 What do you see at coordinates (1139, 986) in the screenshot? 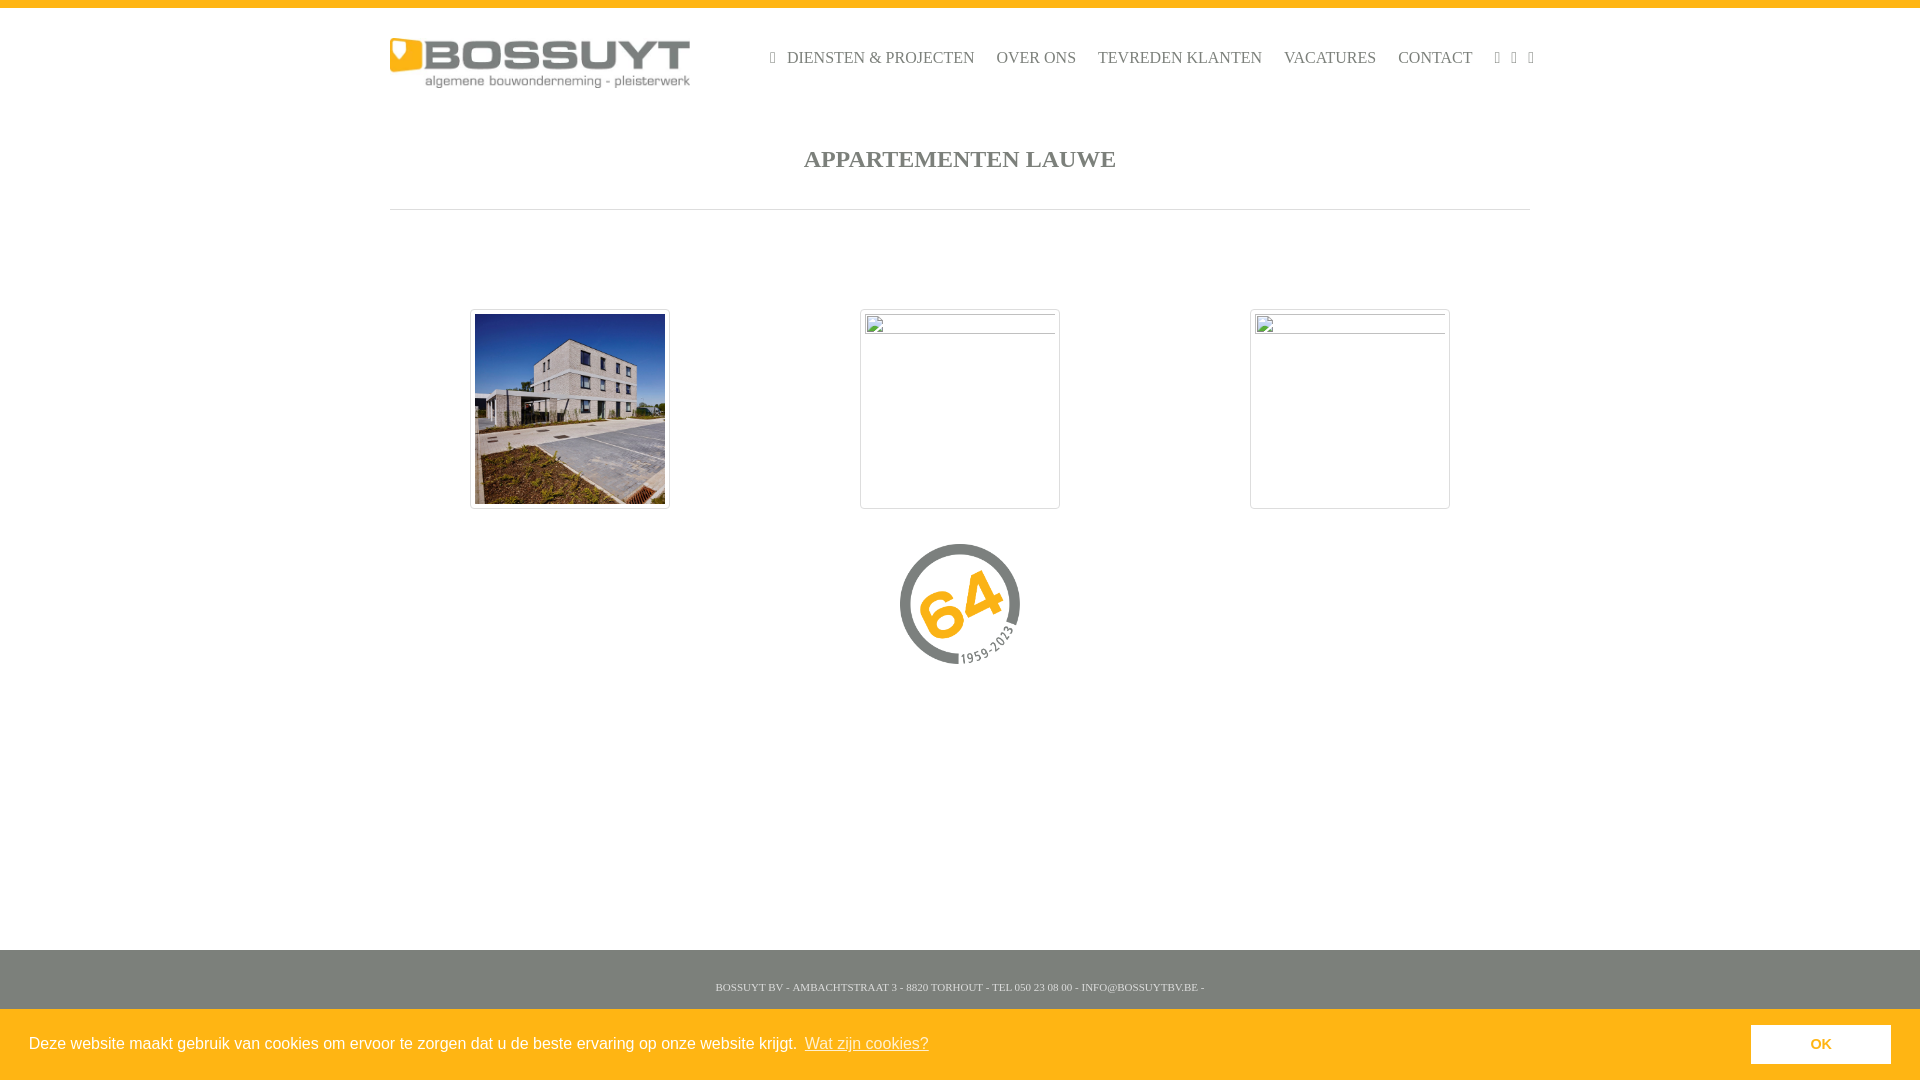
I see `'INFO@BOSSUYTBV.BE'` at bounding box center [1139, 986].